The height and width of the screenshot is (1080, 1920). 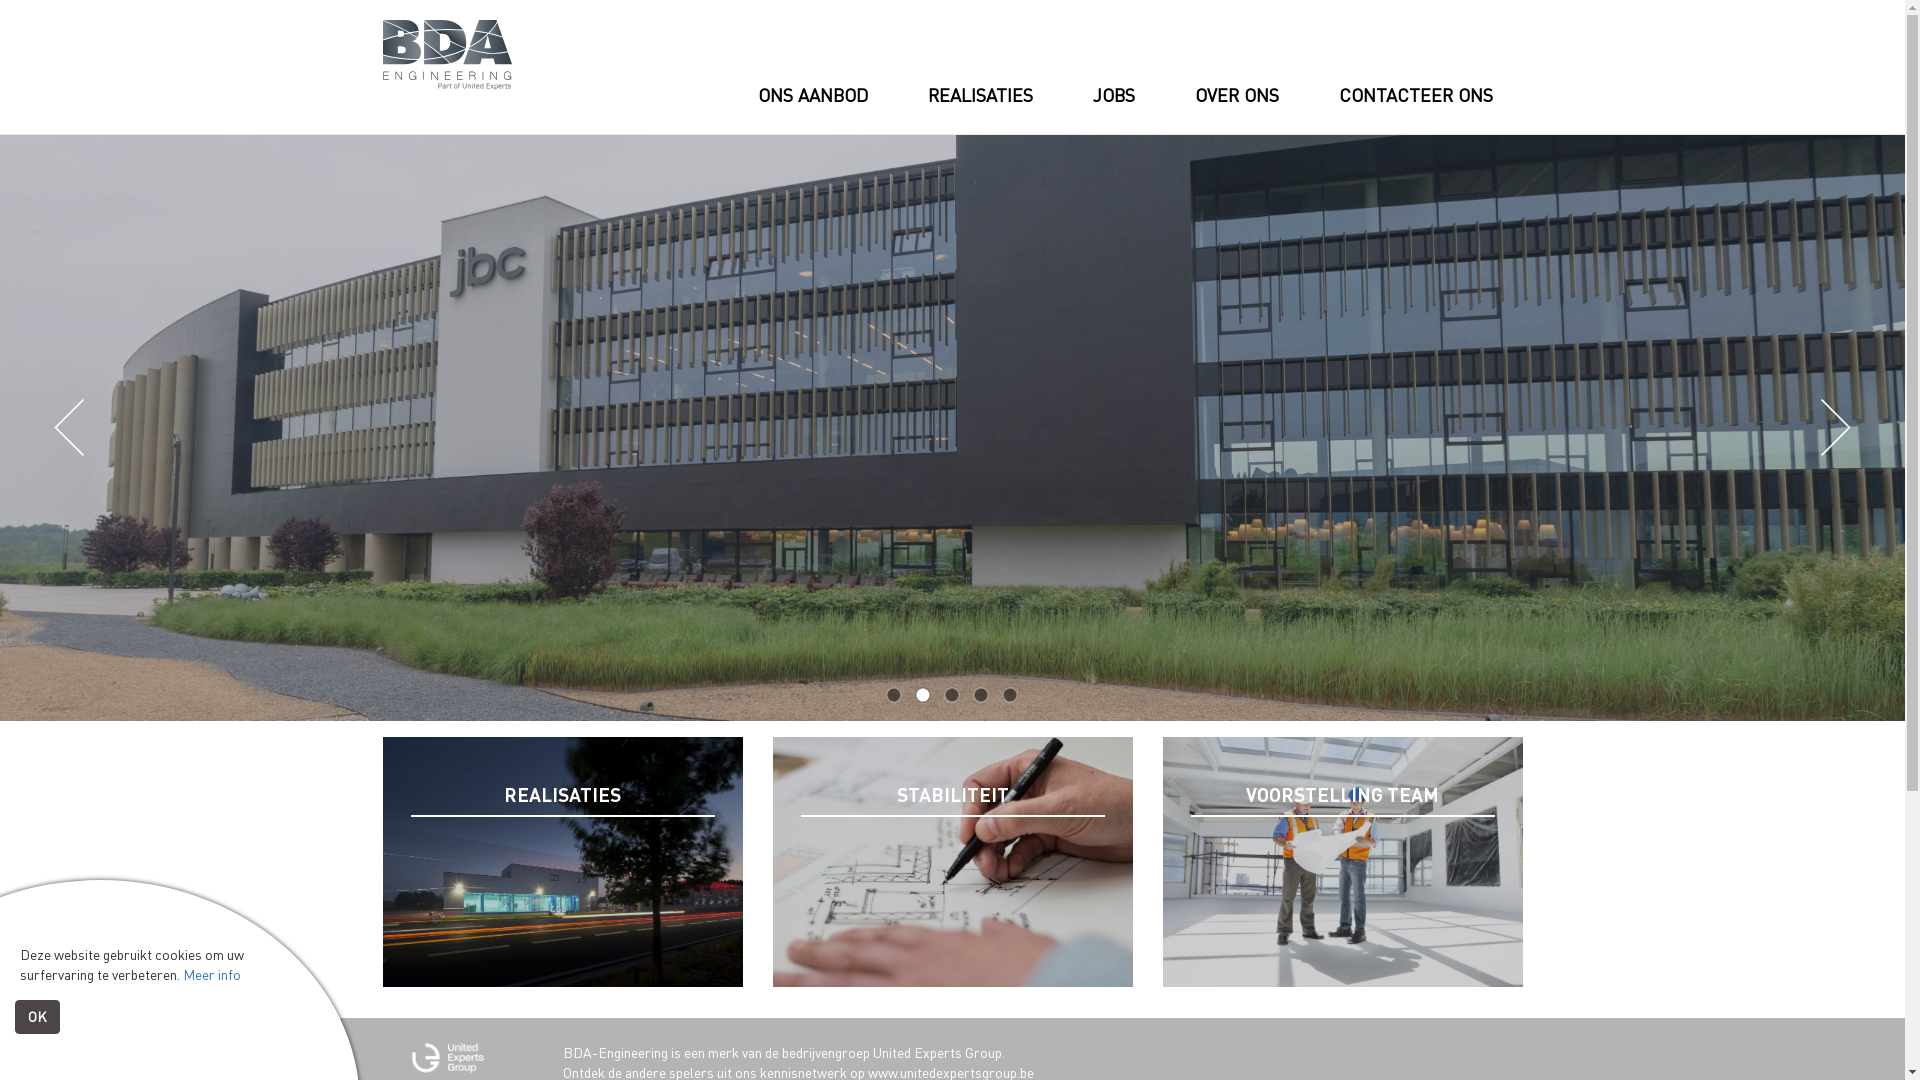 What do you see at coordinates (445, 53) in the screenshot?
I see `'BDA-Engineering'` at bounding box center [445, 53].